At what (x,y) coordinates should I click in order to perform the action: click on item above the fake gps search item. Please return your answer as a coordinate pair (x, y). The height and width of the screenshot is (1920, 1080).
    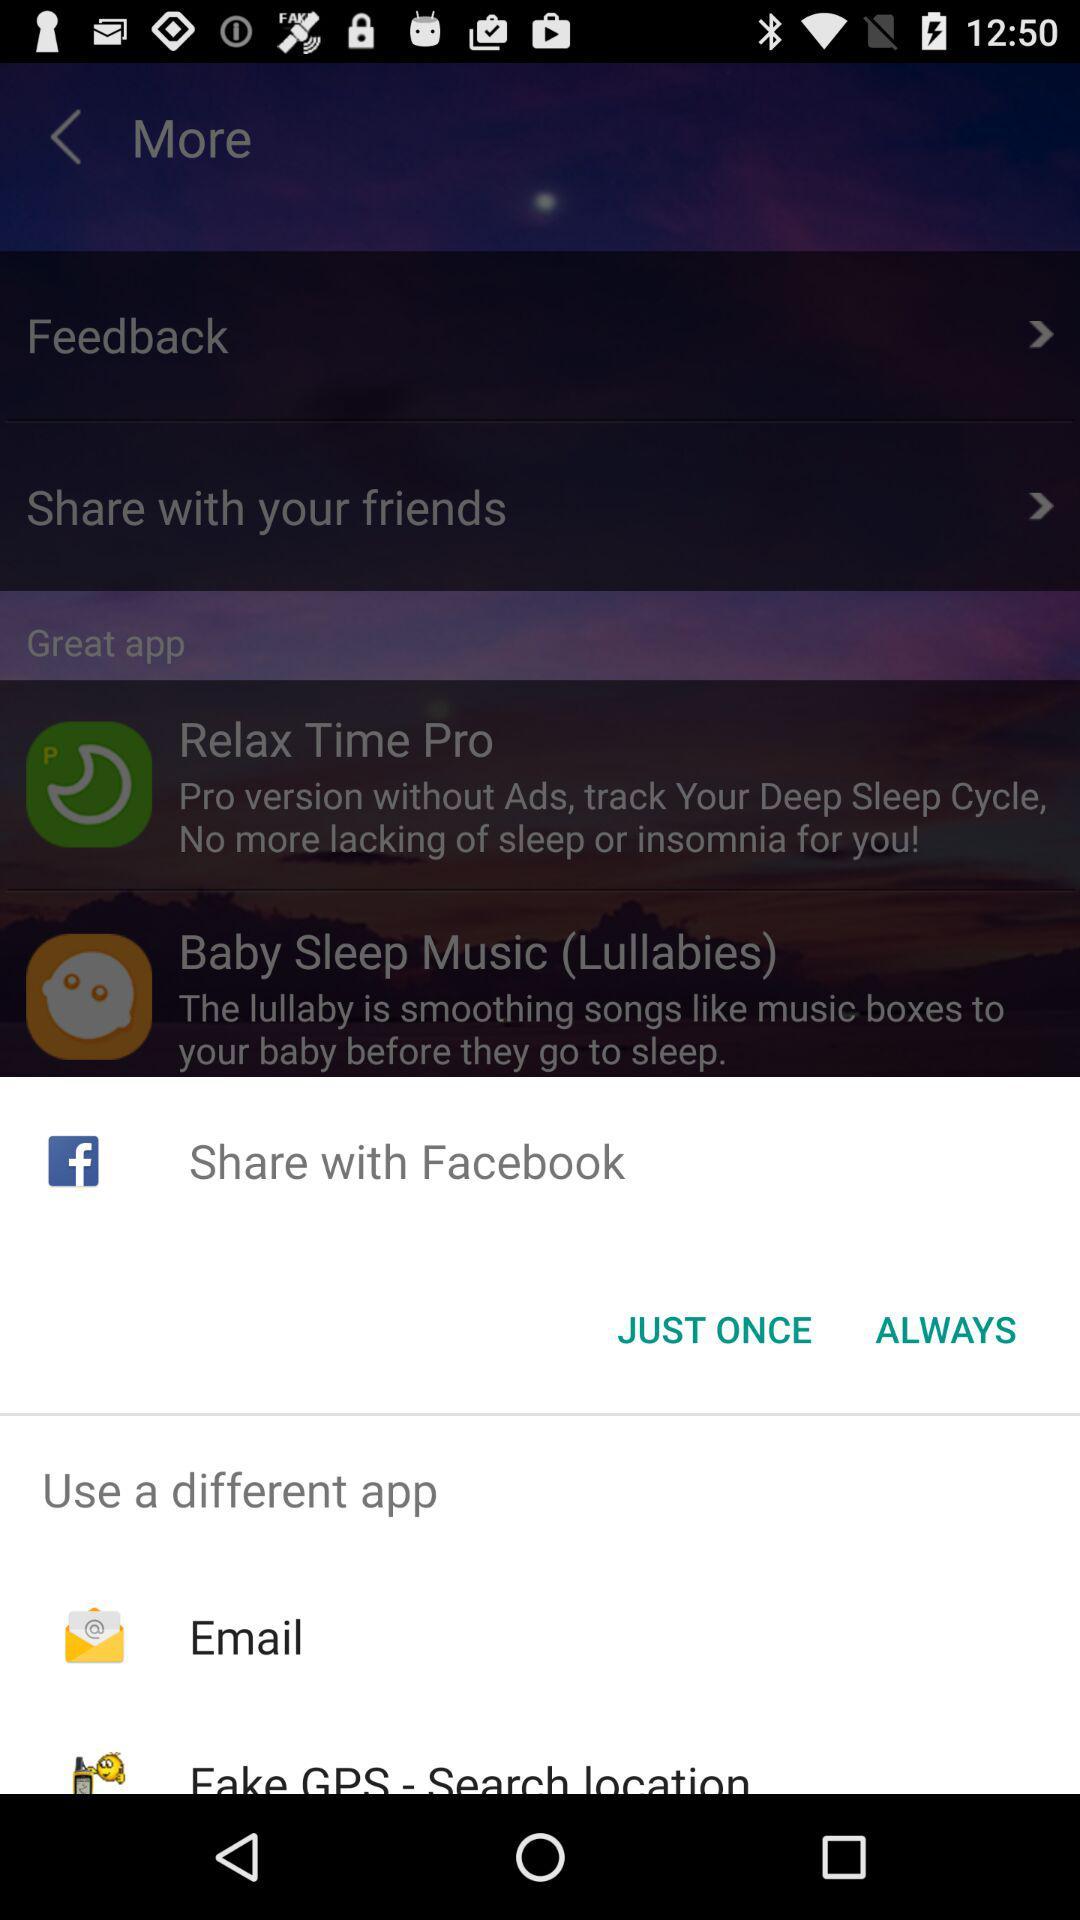
    Looking at the image, I should click on (245, 1636).